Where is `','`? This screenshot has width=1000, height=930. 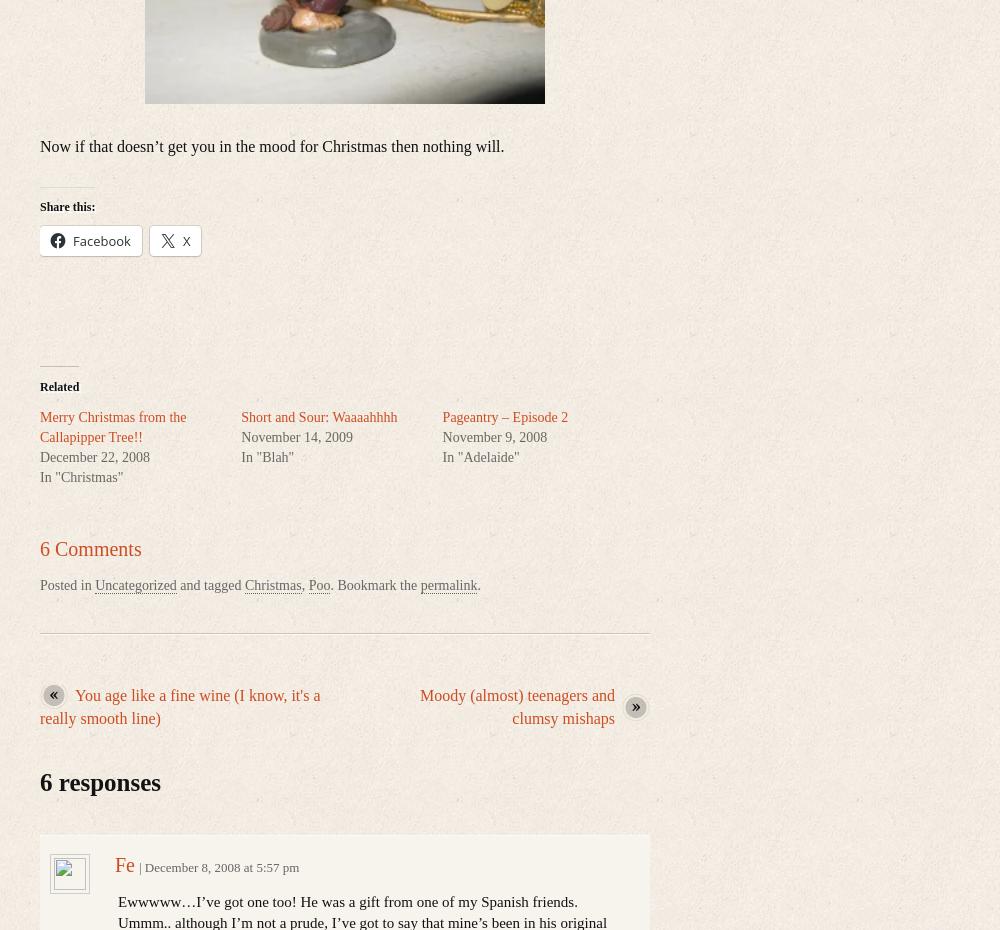 ',' is located at coordinates (304, 584).